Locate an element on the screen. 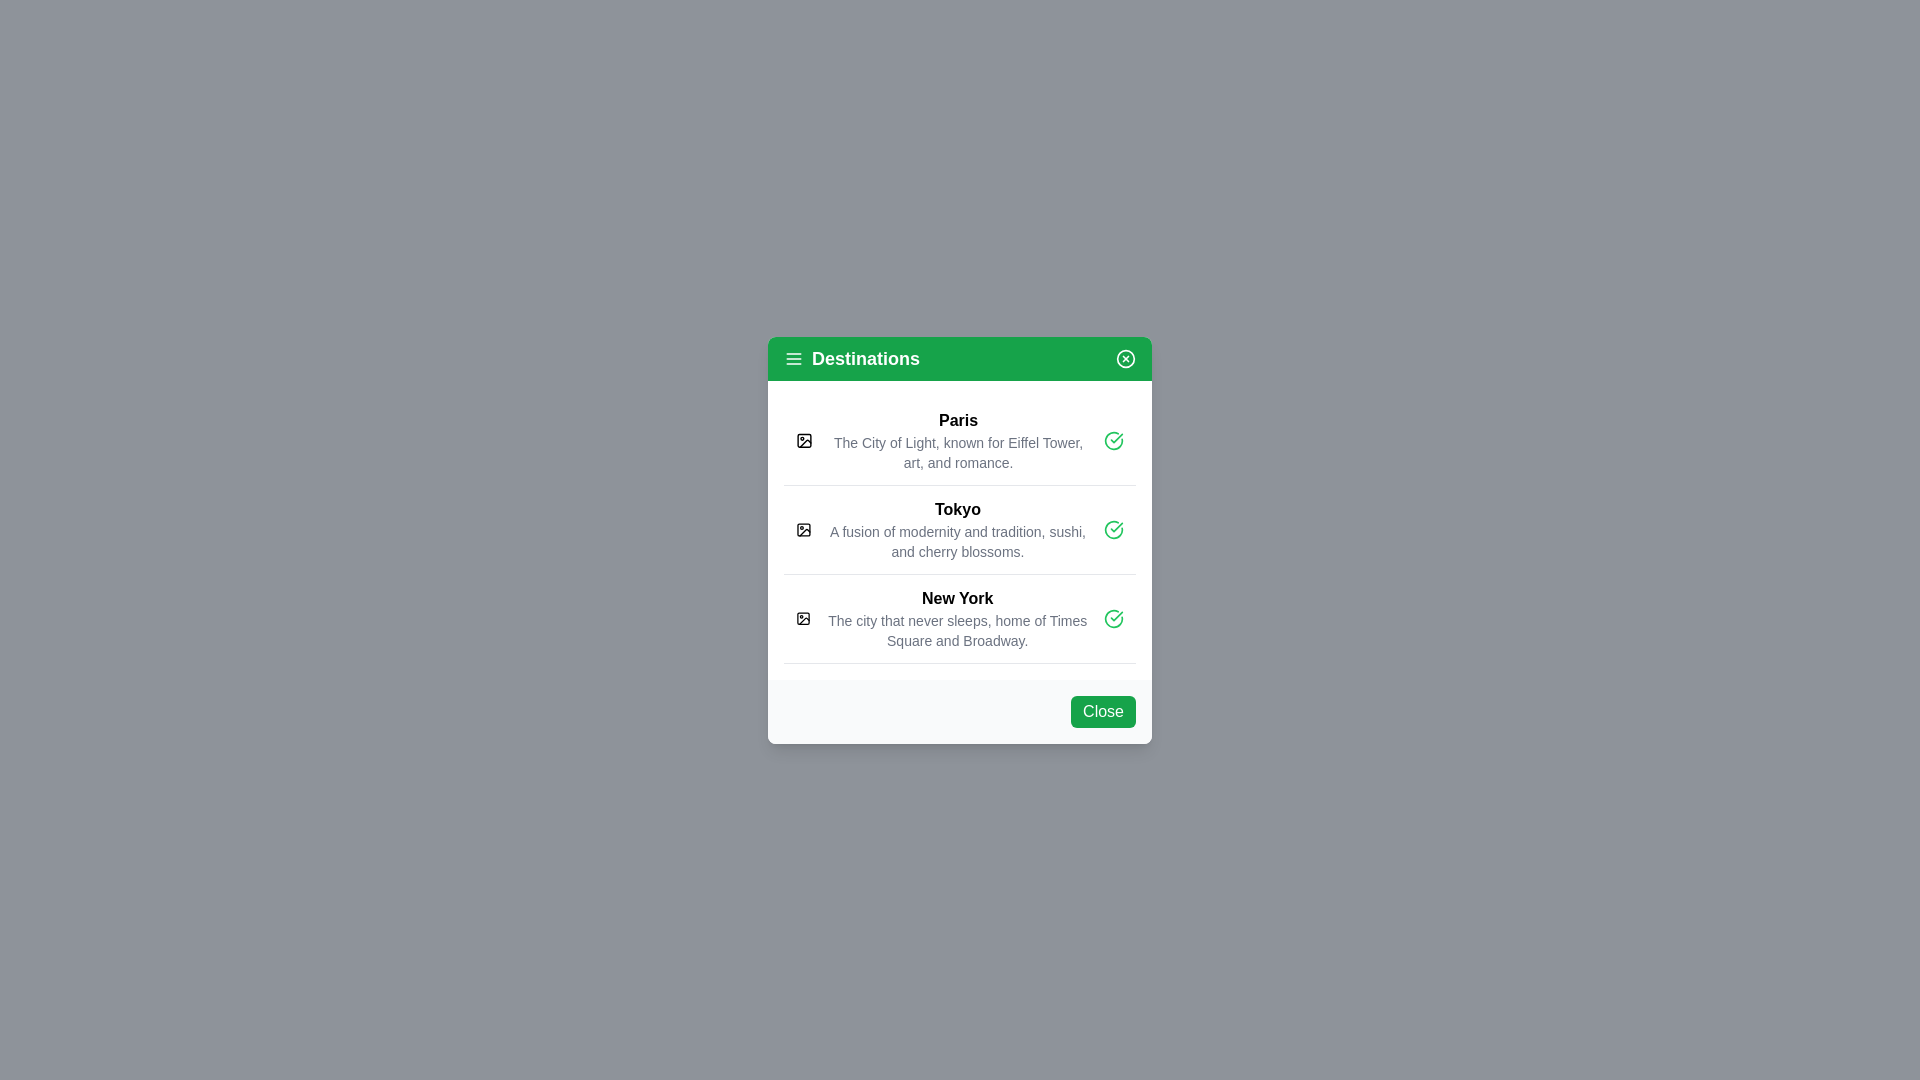 Image resolution: width=1920 pixels, height=1080 pixels. the 'Destinations' text label, which is prominently displayed in bold white font on a vibrant green background at the top of the popup interface is located at coordinates (866, 357).